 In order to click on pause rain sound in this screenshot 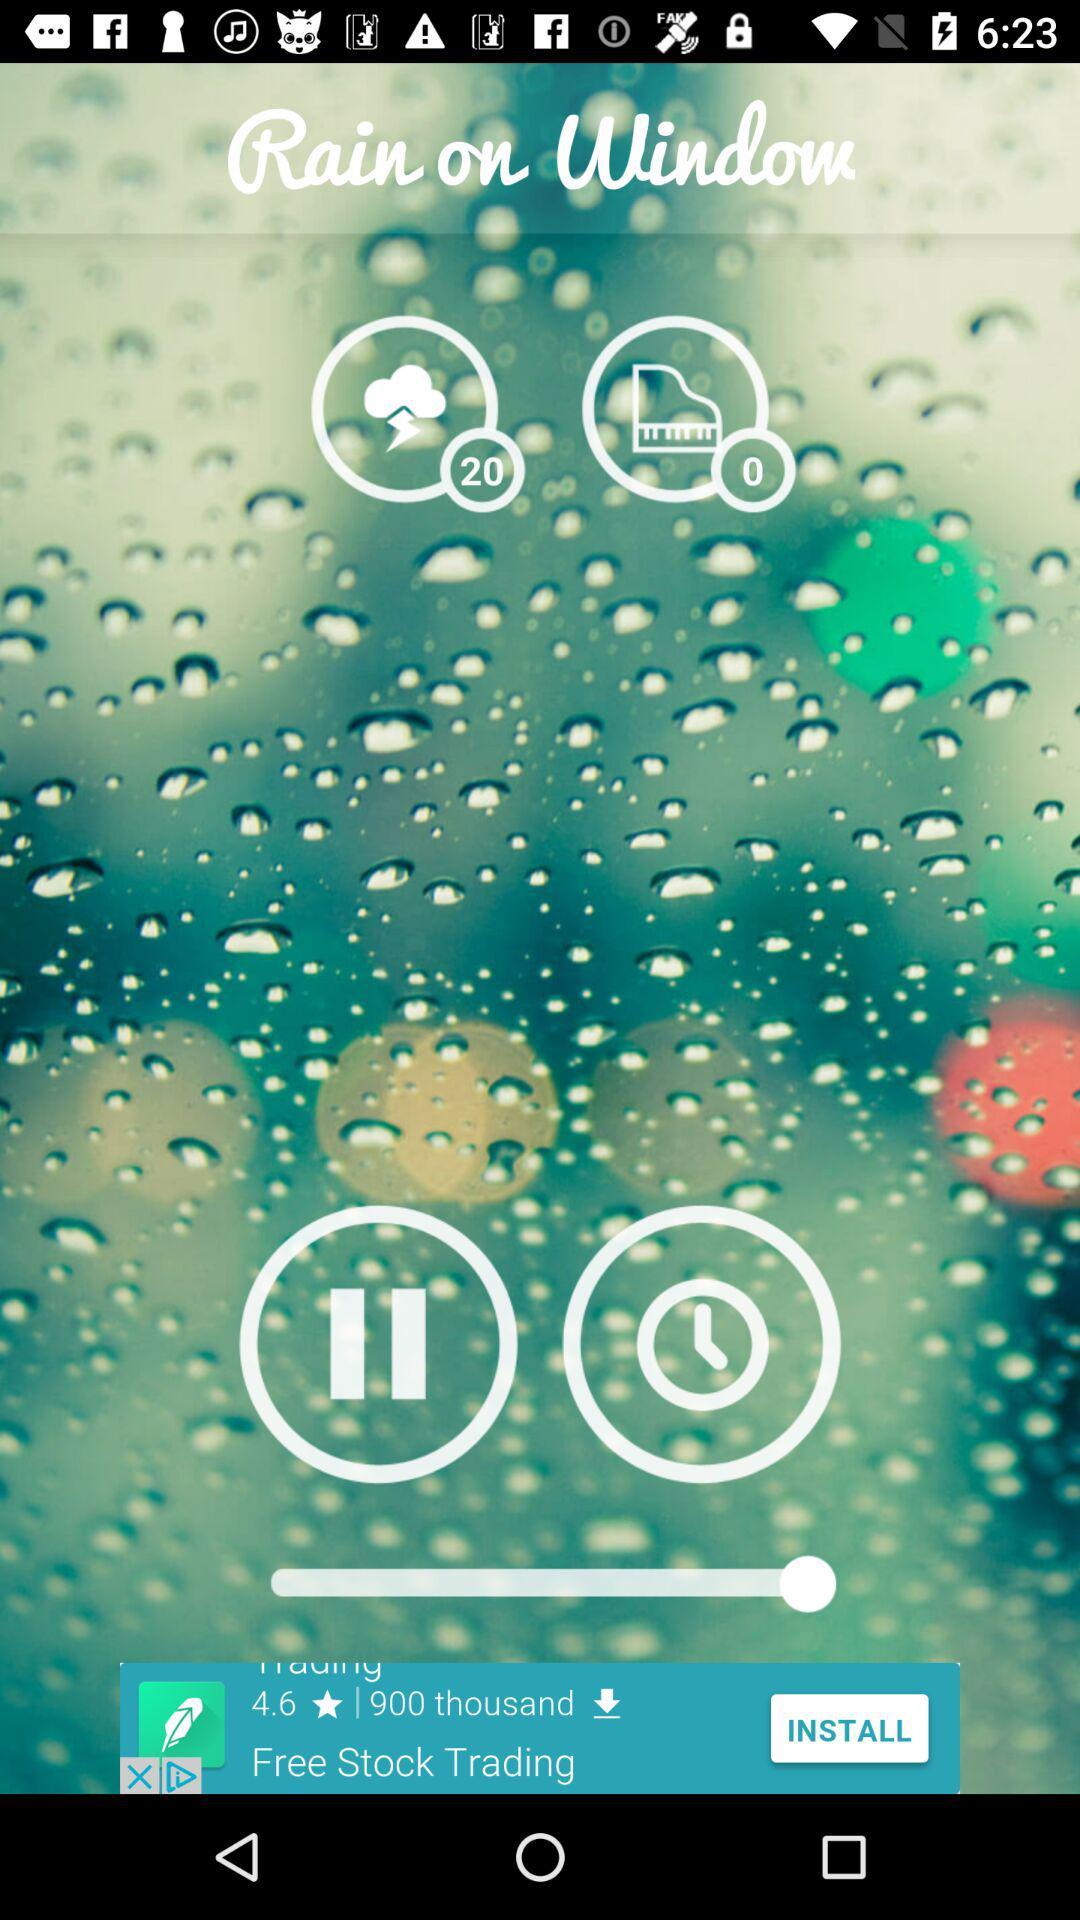, I will do `click(378, 1343)`.